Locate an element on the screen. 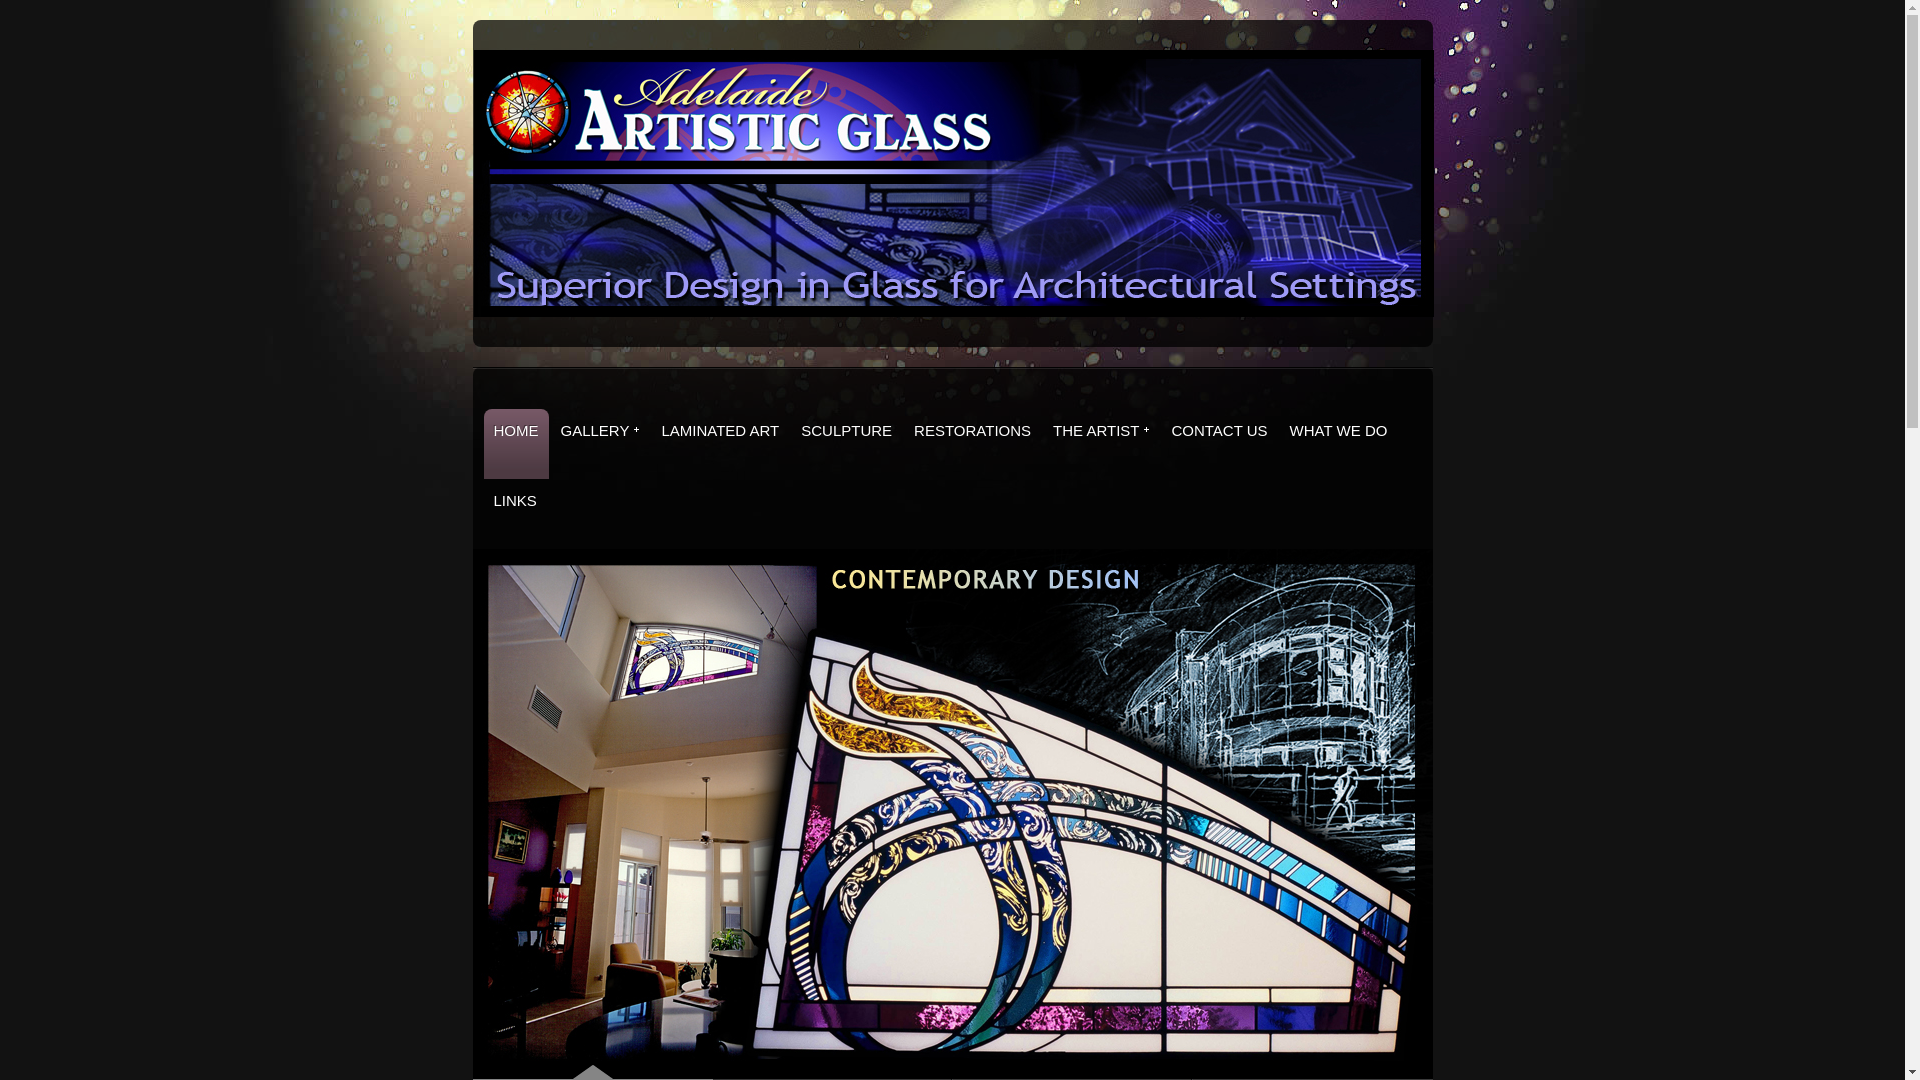 This screenshot has width=1920, height=1080. 'LAMINATED ART' is located at coordinates (720, 442).